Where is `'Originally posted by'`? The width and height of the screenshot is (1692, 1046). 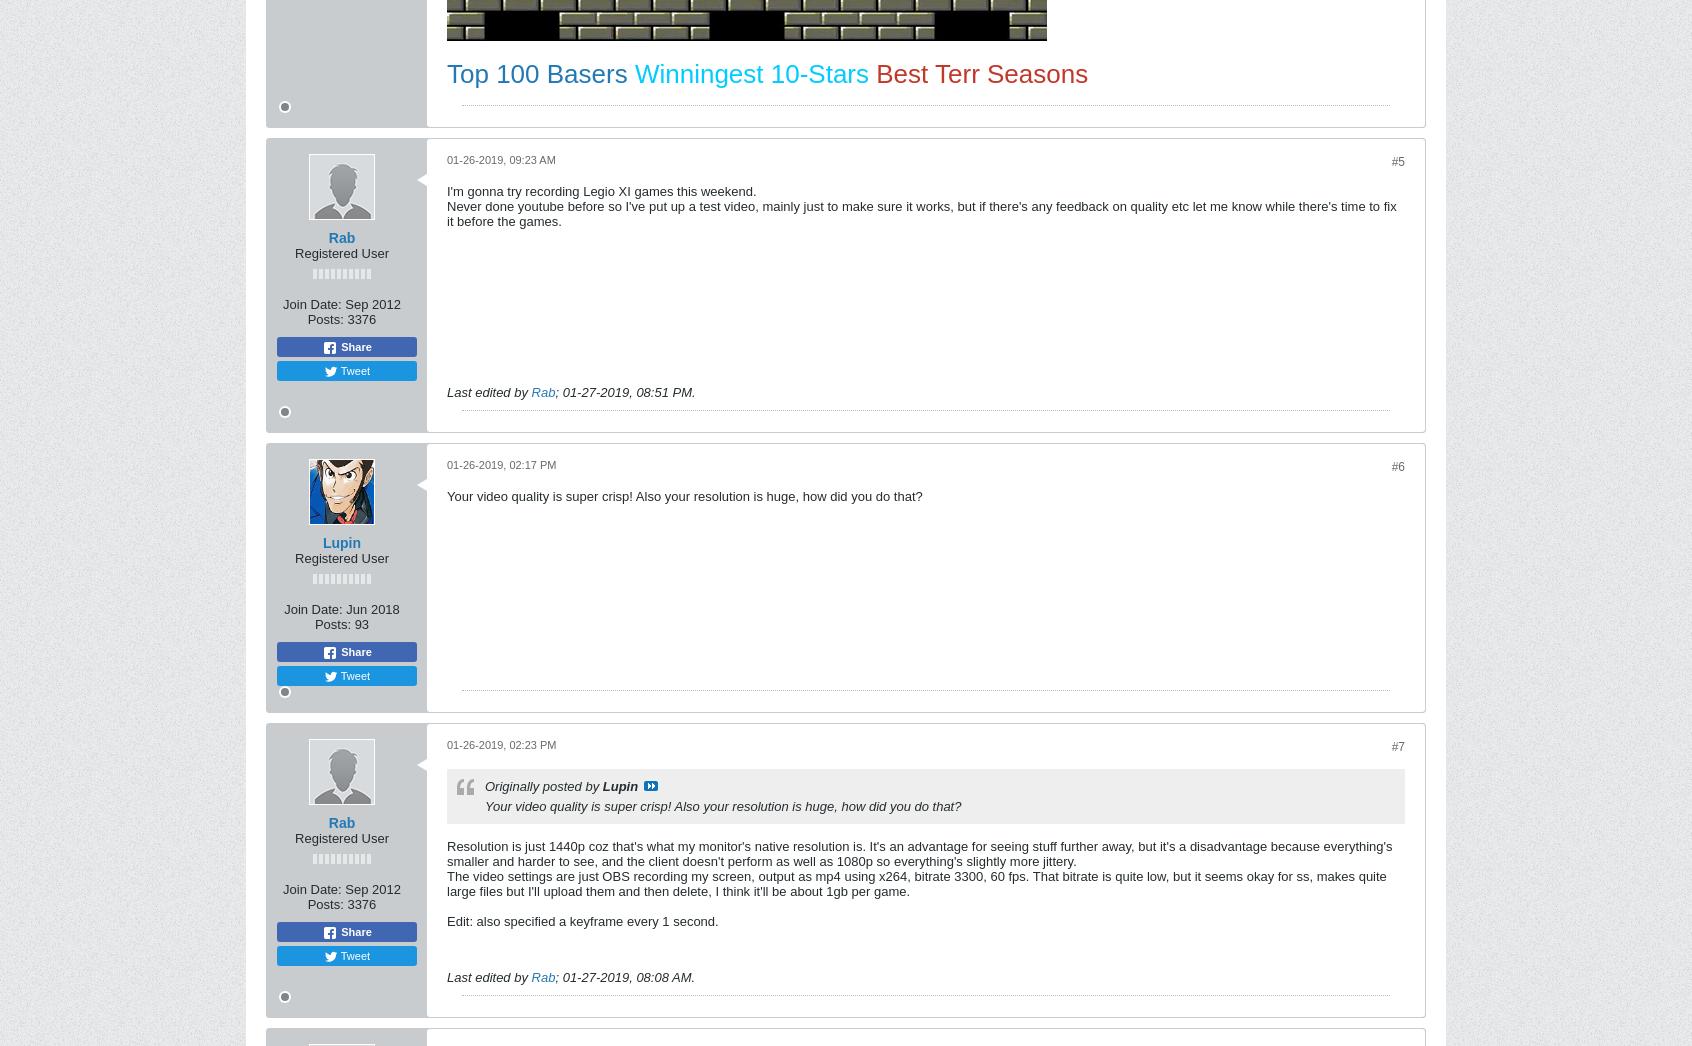
'Originally posted by' is located at coordinates (543, 786).